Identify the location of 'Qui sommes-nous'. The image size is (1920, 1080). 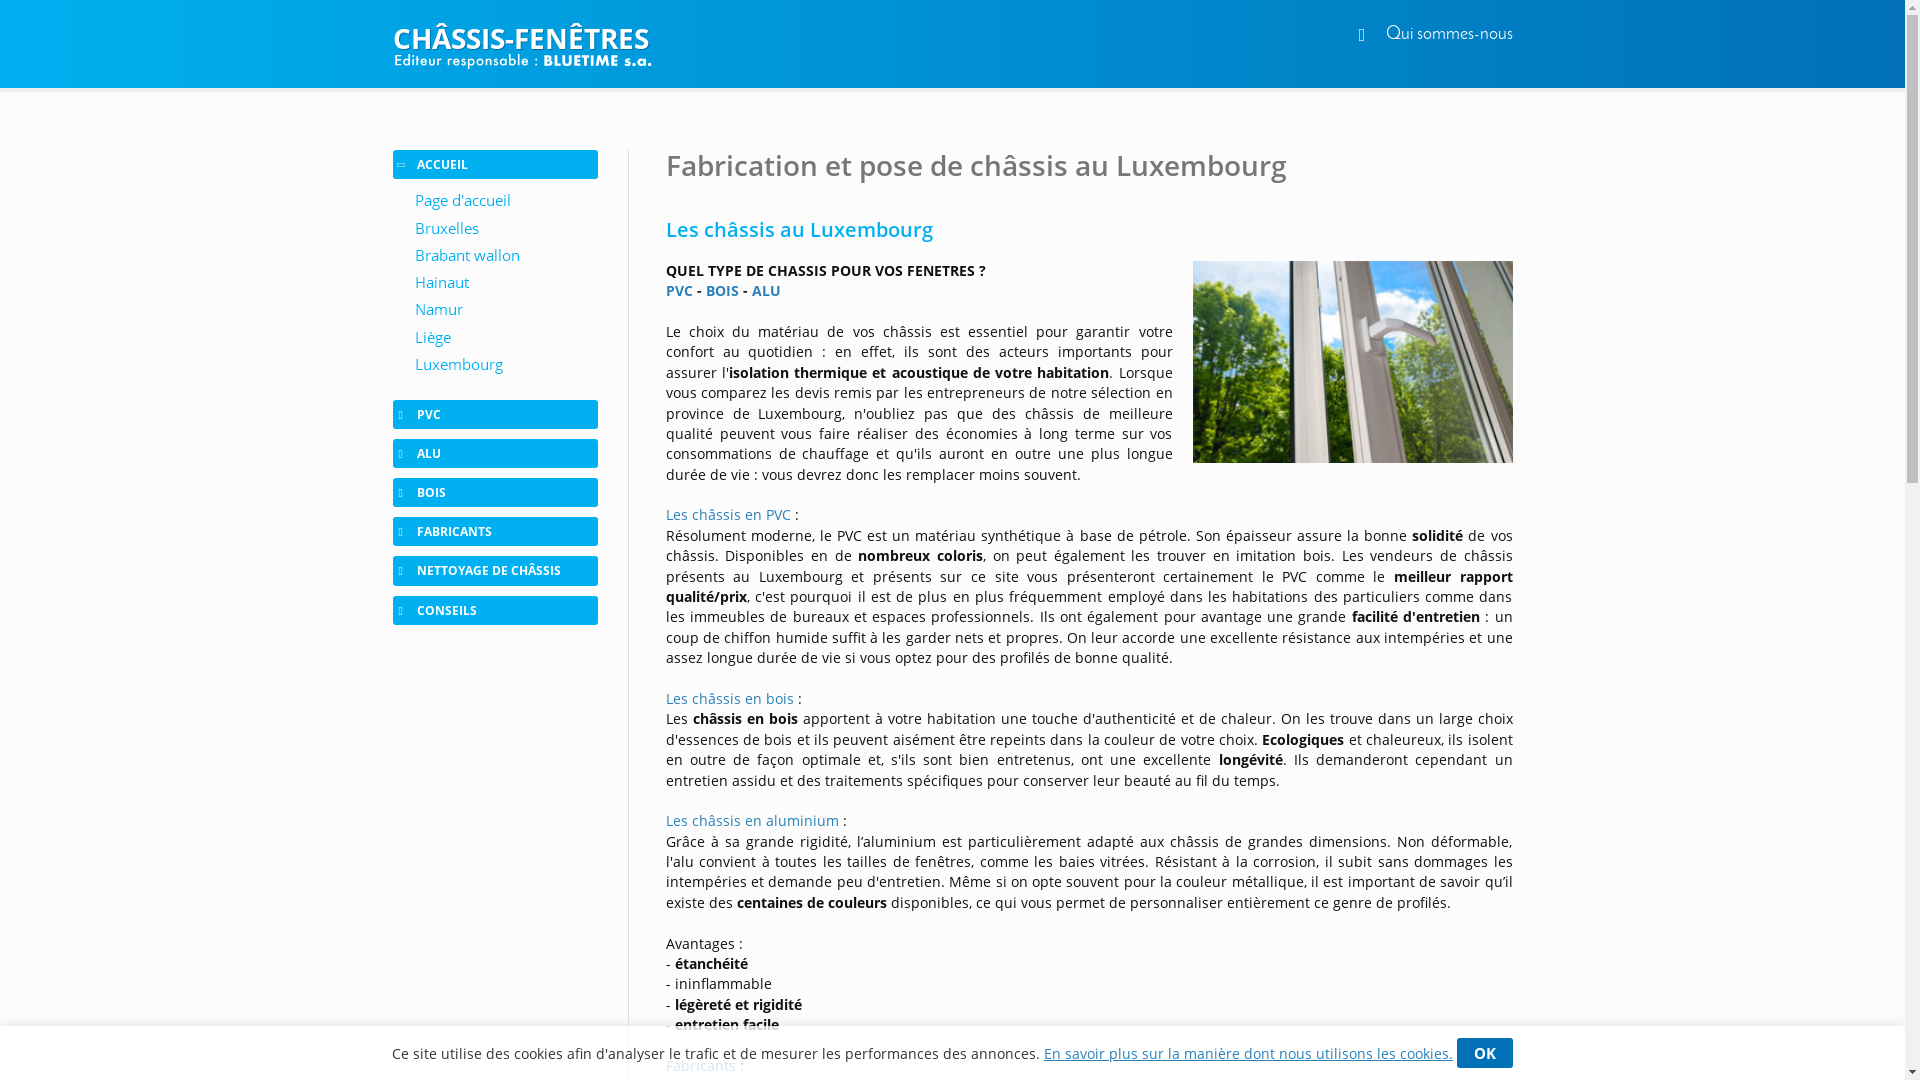
(1449, 34).